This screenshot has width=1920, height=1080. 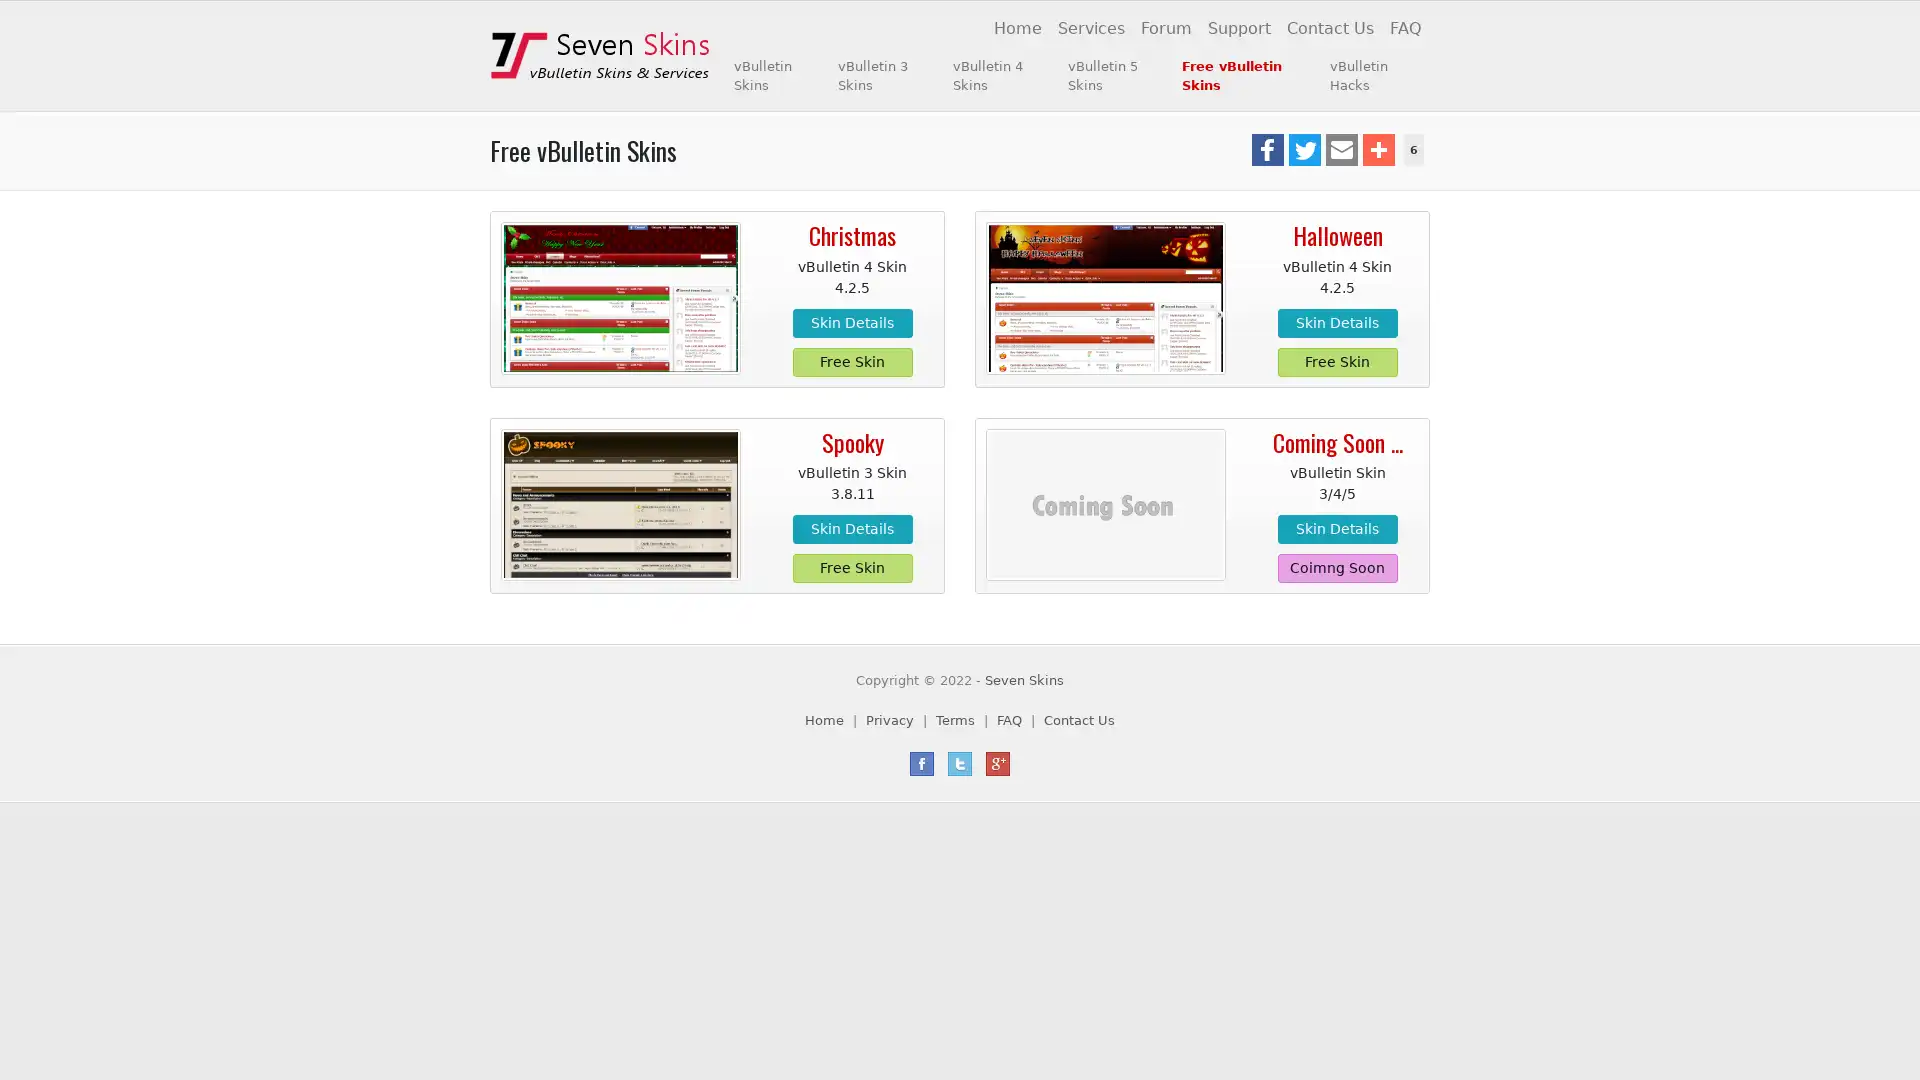 What do you see at coordinates (1337, 321) in the screenshot?
I see `Skin Details` at bounding box center [1337, 321].